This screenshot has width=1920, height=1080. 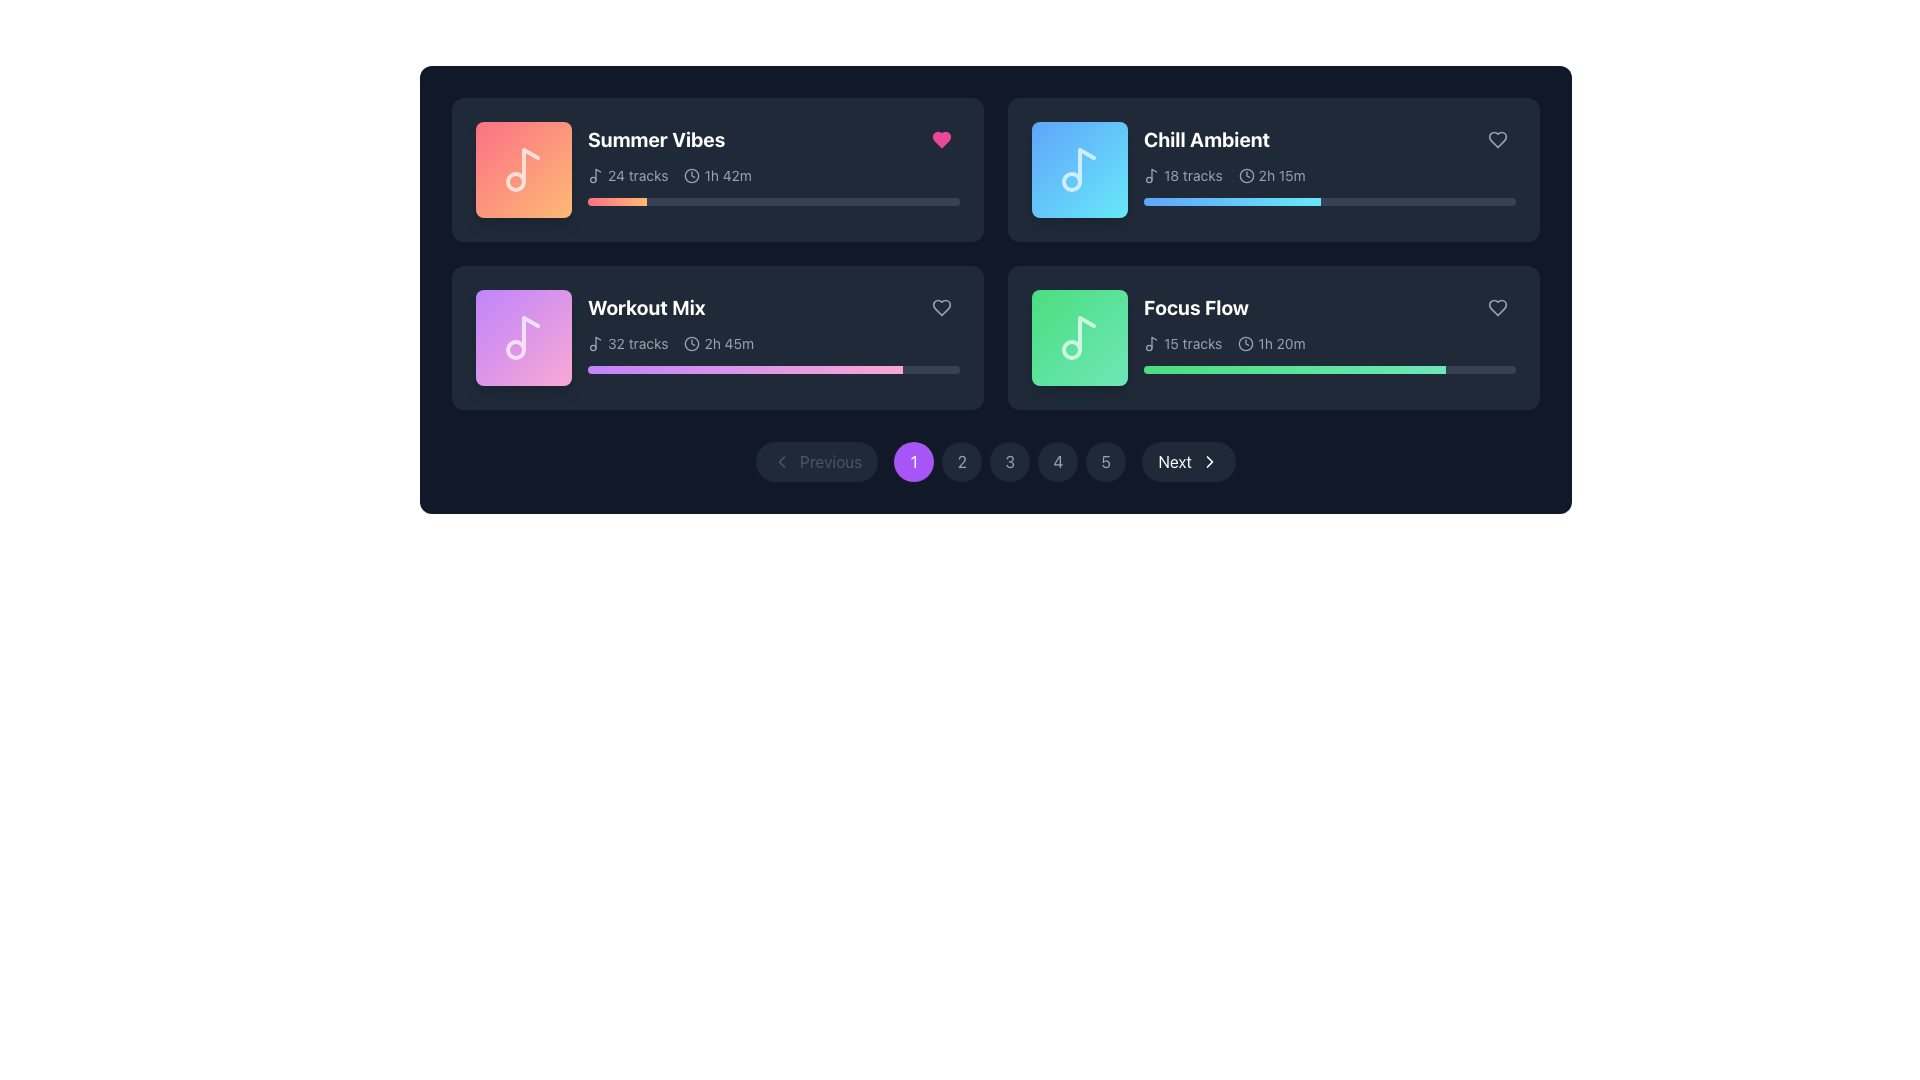 What do you see at coordinates (1183, 342) in the screenshot?
I see `displayed information from the text label '15 tracks' accompanied by the music note icon in the bottom right card labeled 'Focus Flow'` at bounding box center [1183, 342].